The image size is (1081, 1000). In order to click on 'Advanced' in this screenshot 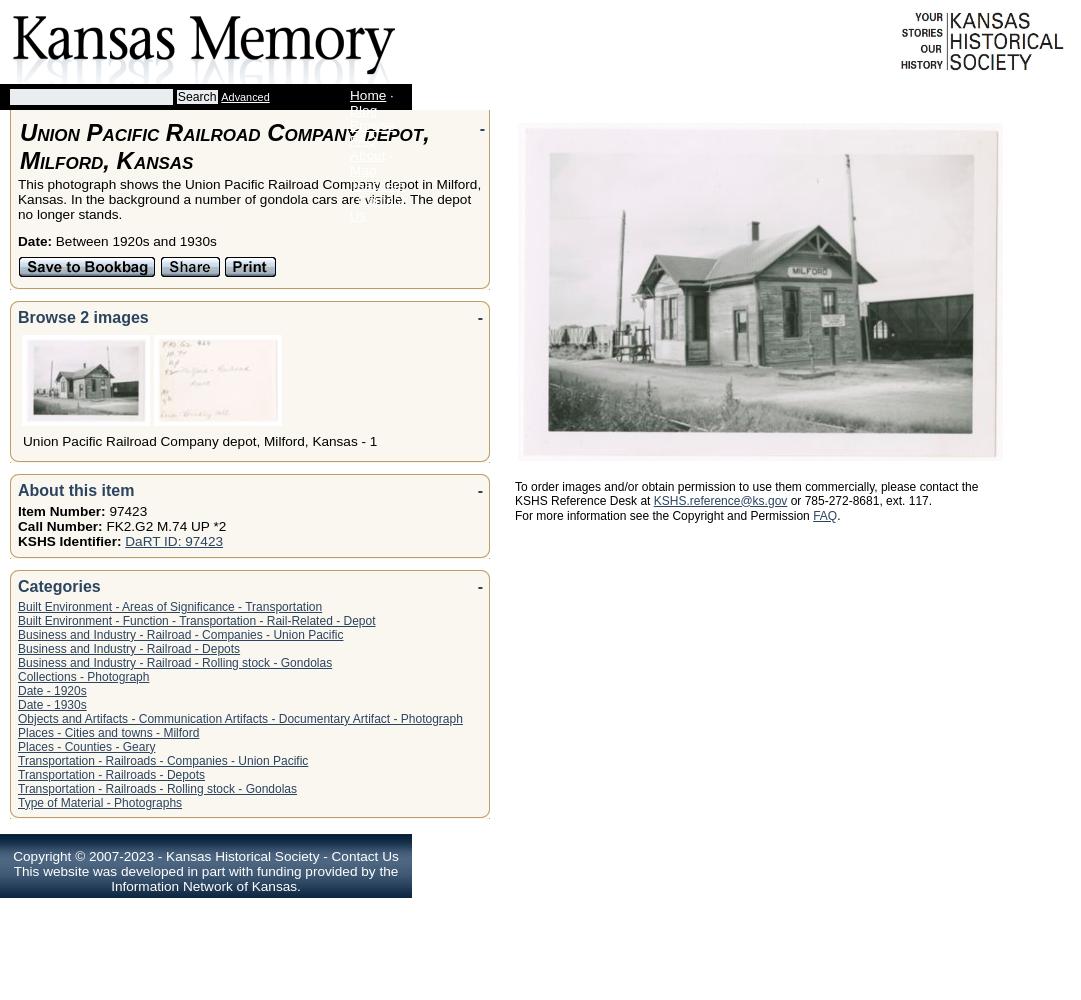, I will do `click(244, 96)`.